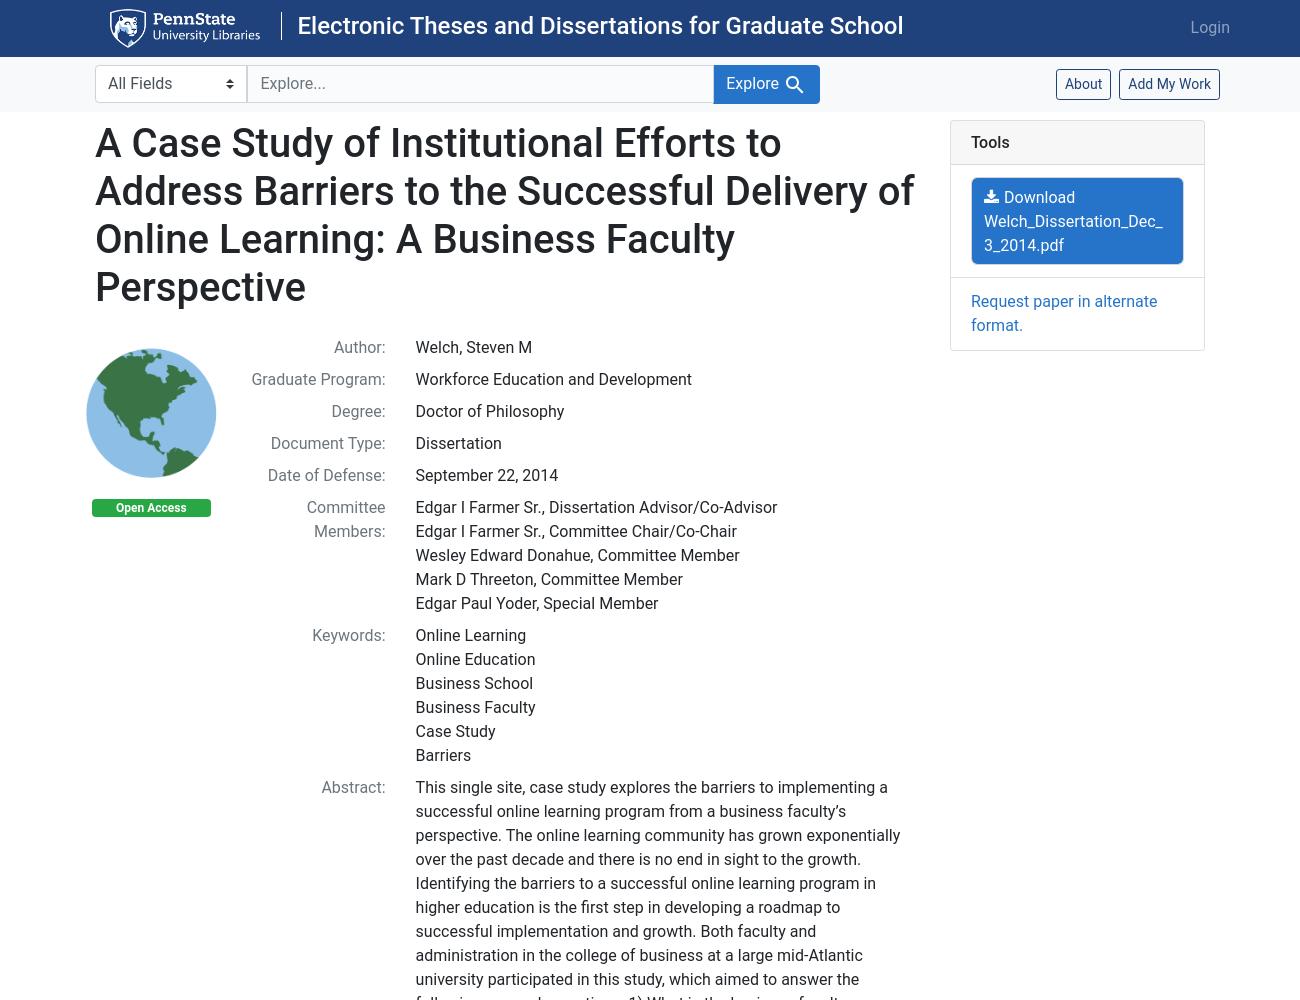 The height and width of the screenshot is (1000, 1300). I want to click on 'Online Learning', so click(414, 634).